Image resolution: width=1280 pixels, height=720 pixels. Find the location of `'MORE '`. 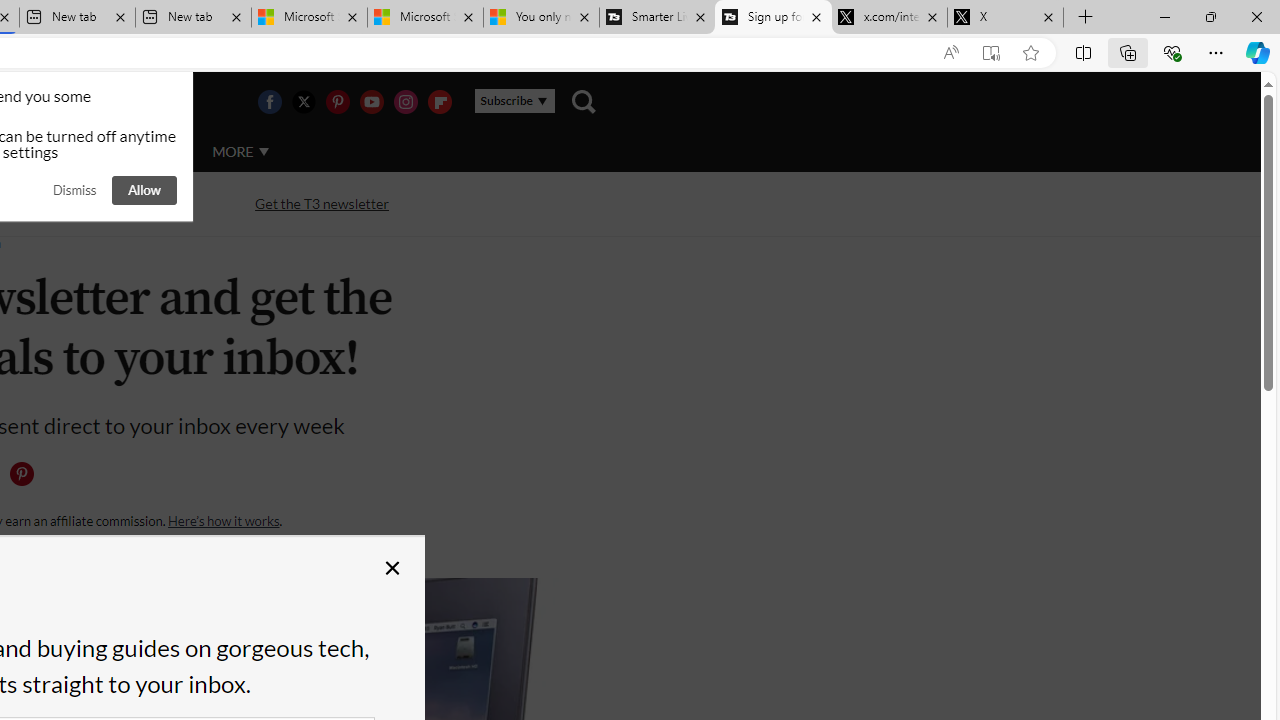

'MORE ' is located at coordinates (240, 150).